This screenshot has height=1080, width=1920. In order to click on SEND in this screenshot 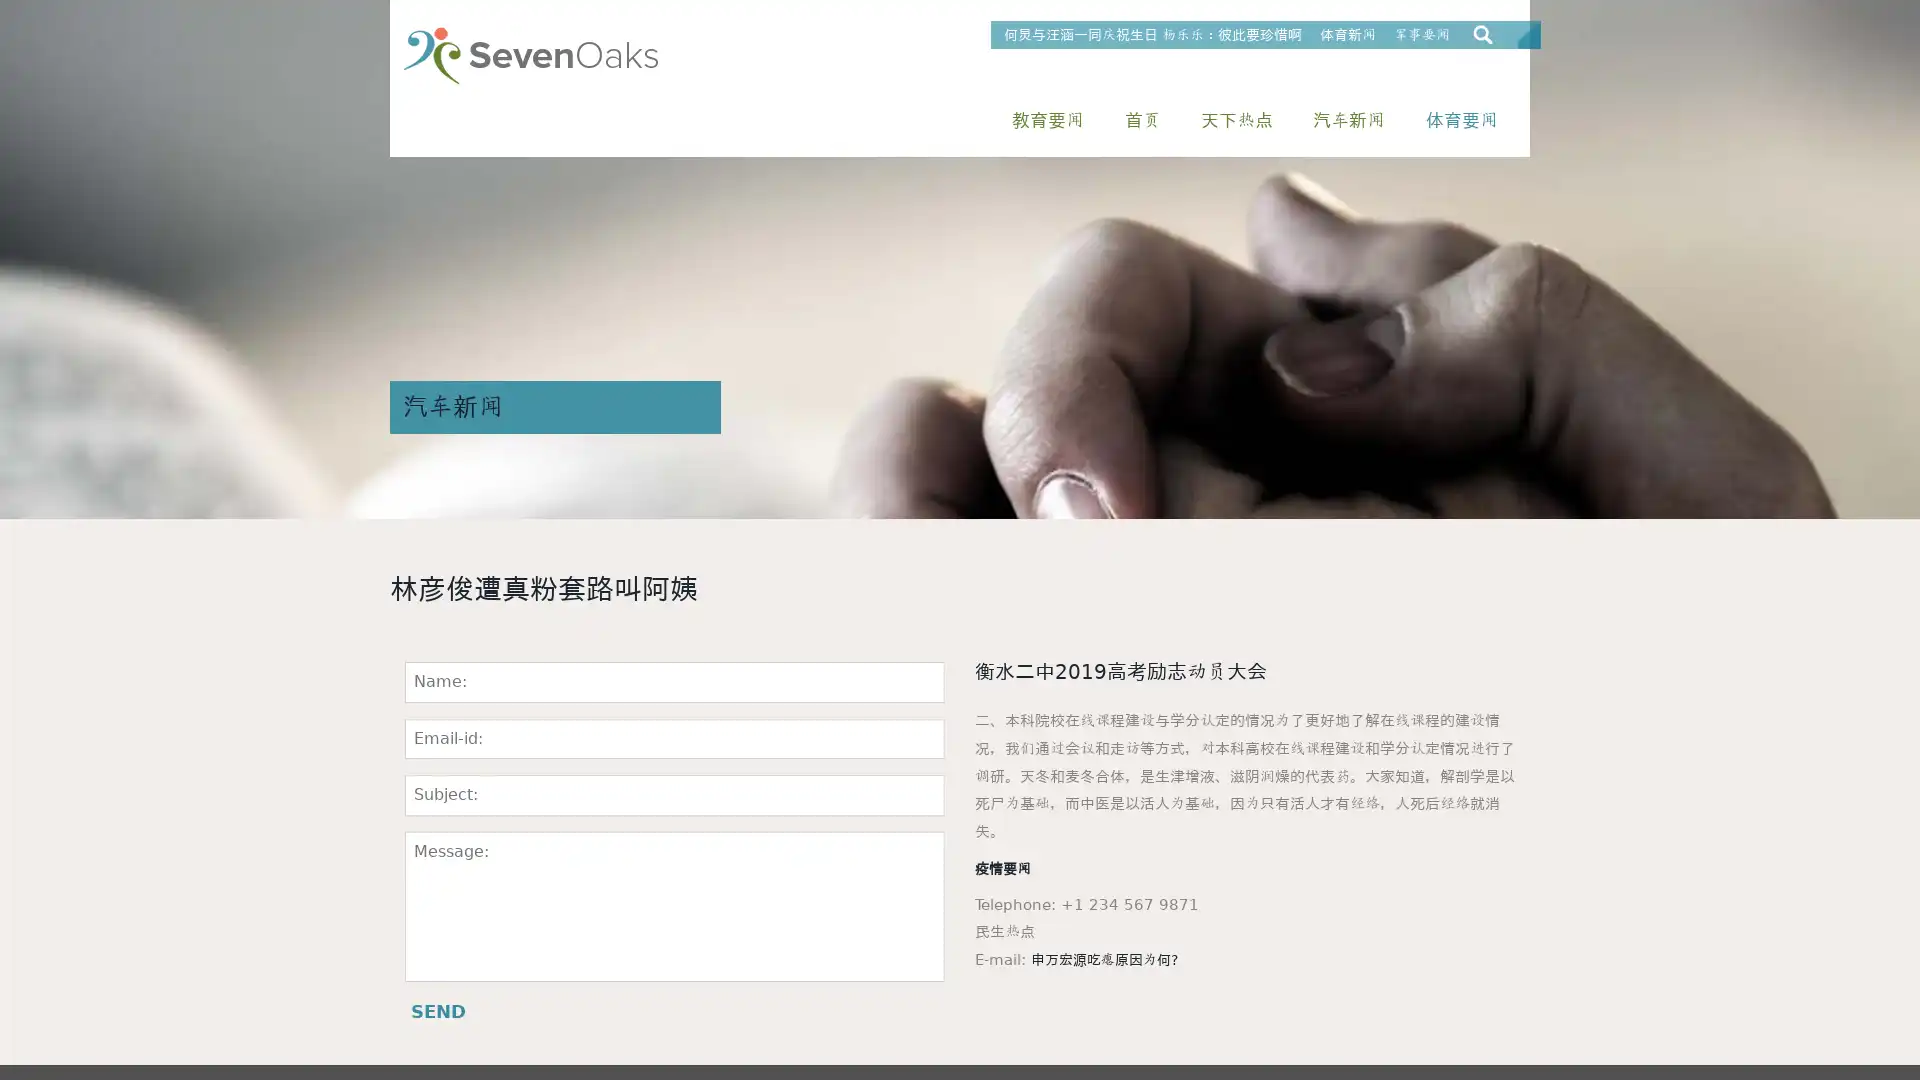, I will do `click(437, 1011)`.